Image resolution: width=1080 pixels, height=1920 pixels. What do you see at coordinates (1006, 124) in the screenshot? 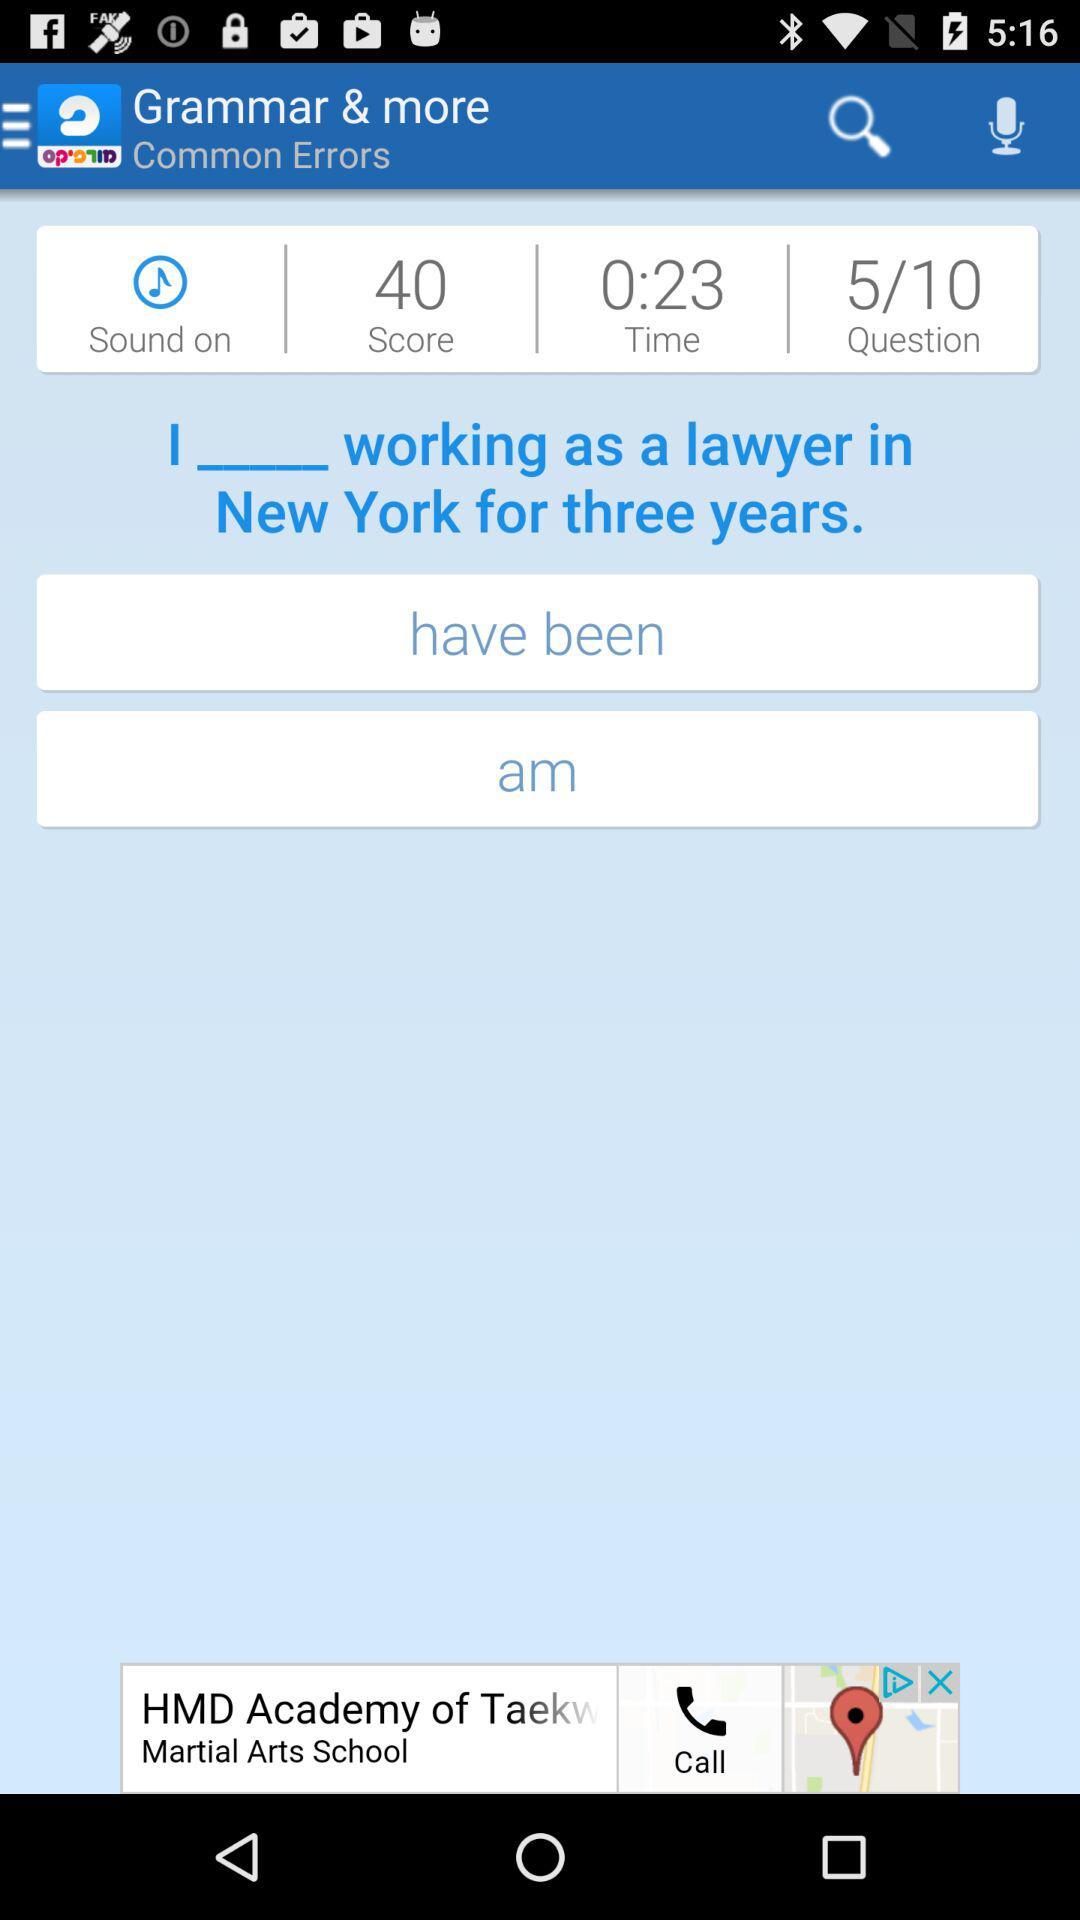
I see `the icon at the top right corner of the page` at bounding box center [1006, 124].